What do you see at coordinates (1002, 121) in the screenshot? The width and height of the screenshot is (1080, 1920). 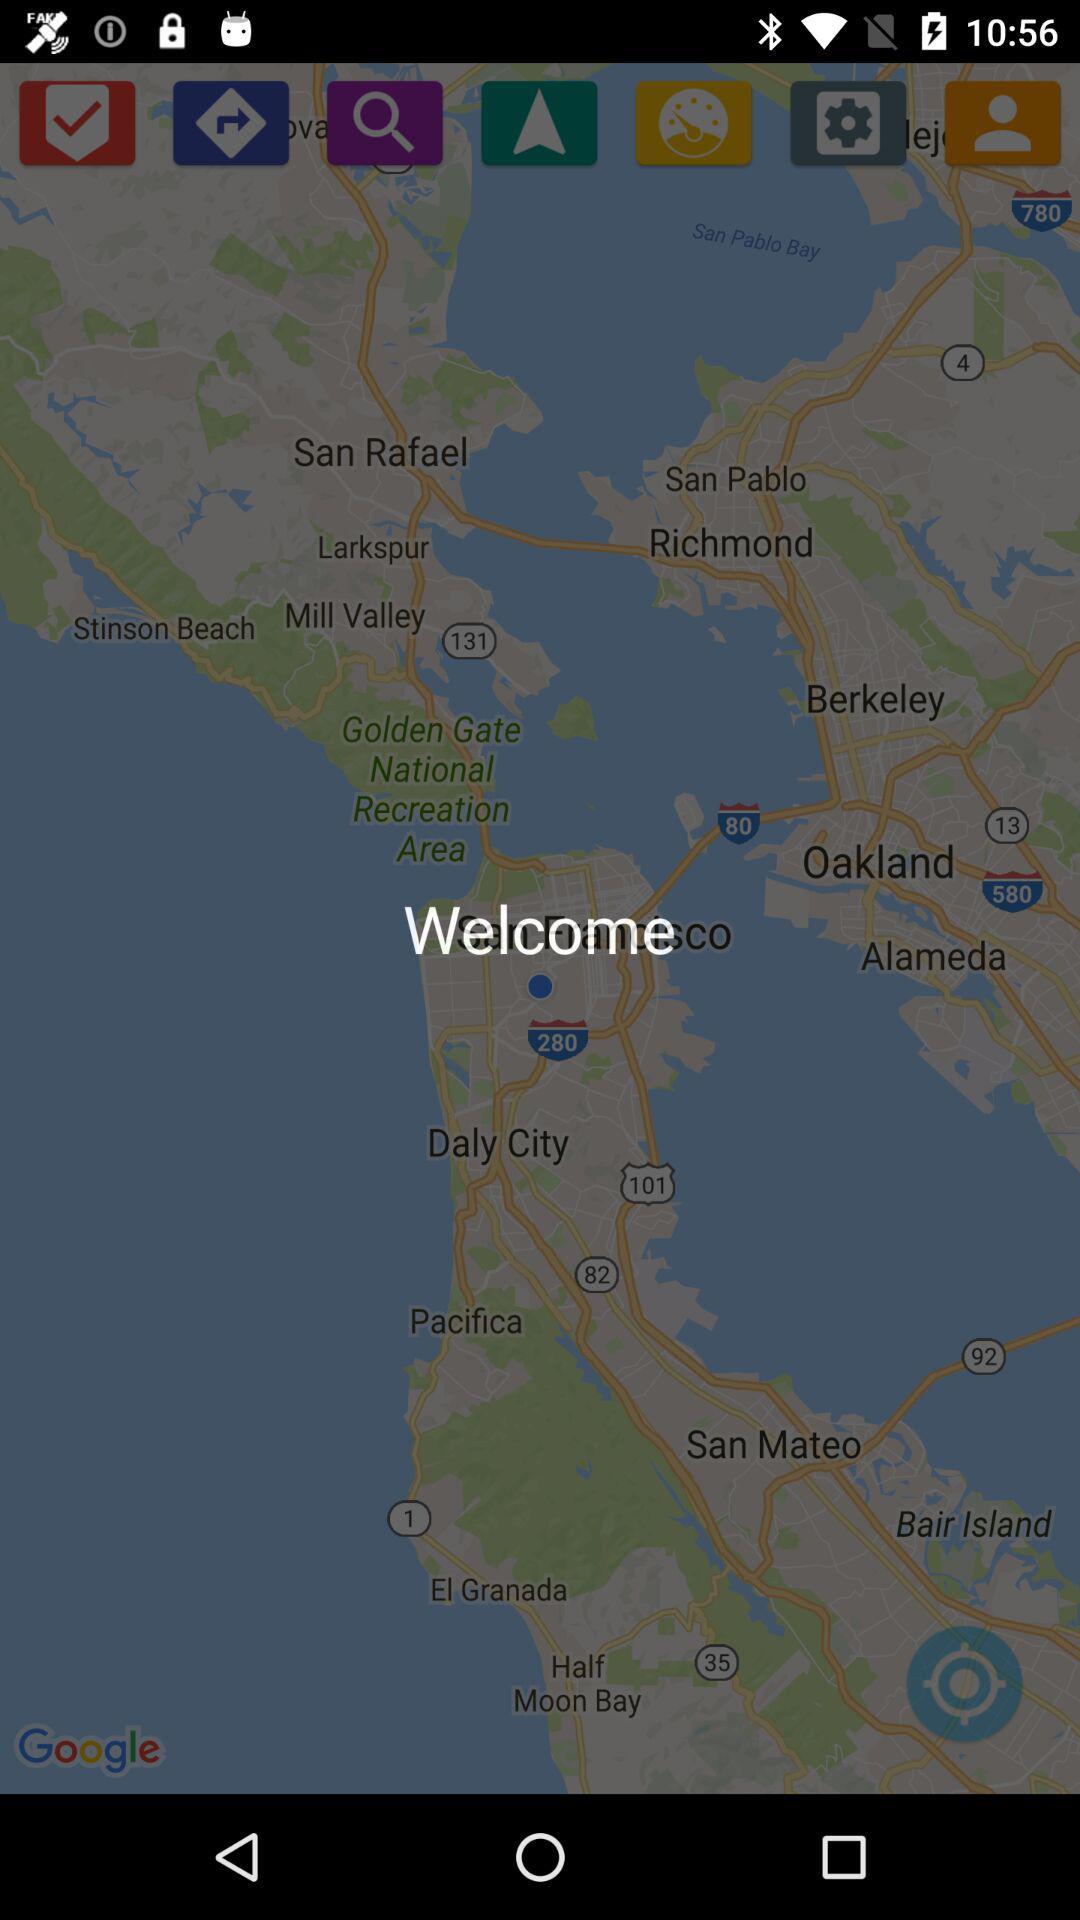 I see `contact list` at bounding box center [1002, 121].